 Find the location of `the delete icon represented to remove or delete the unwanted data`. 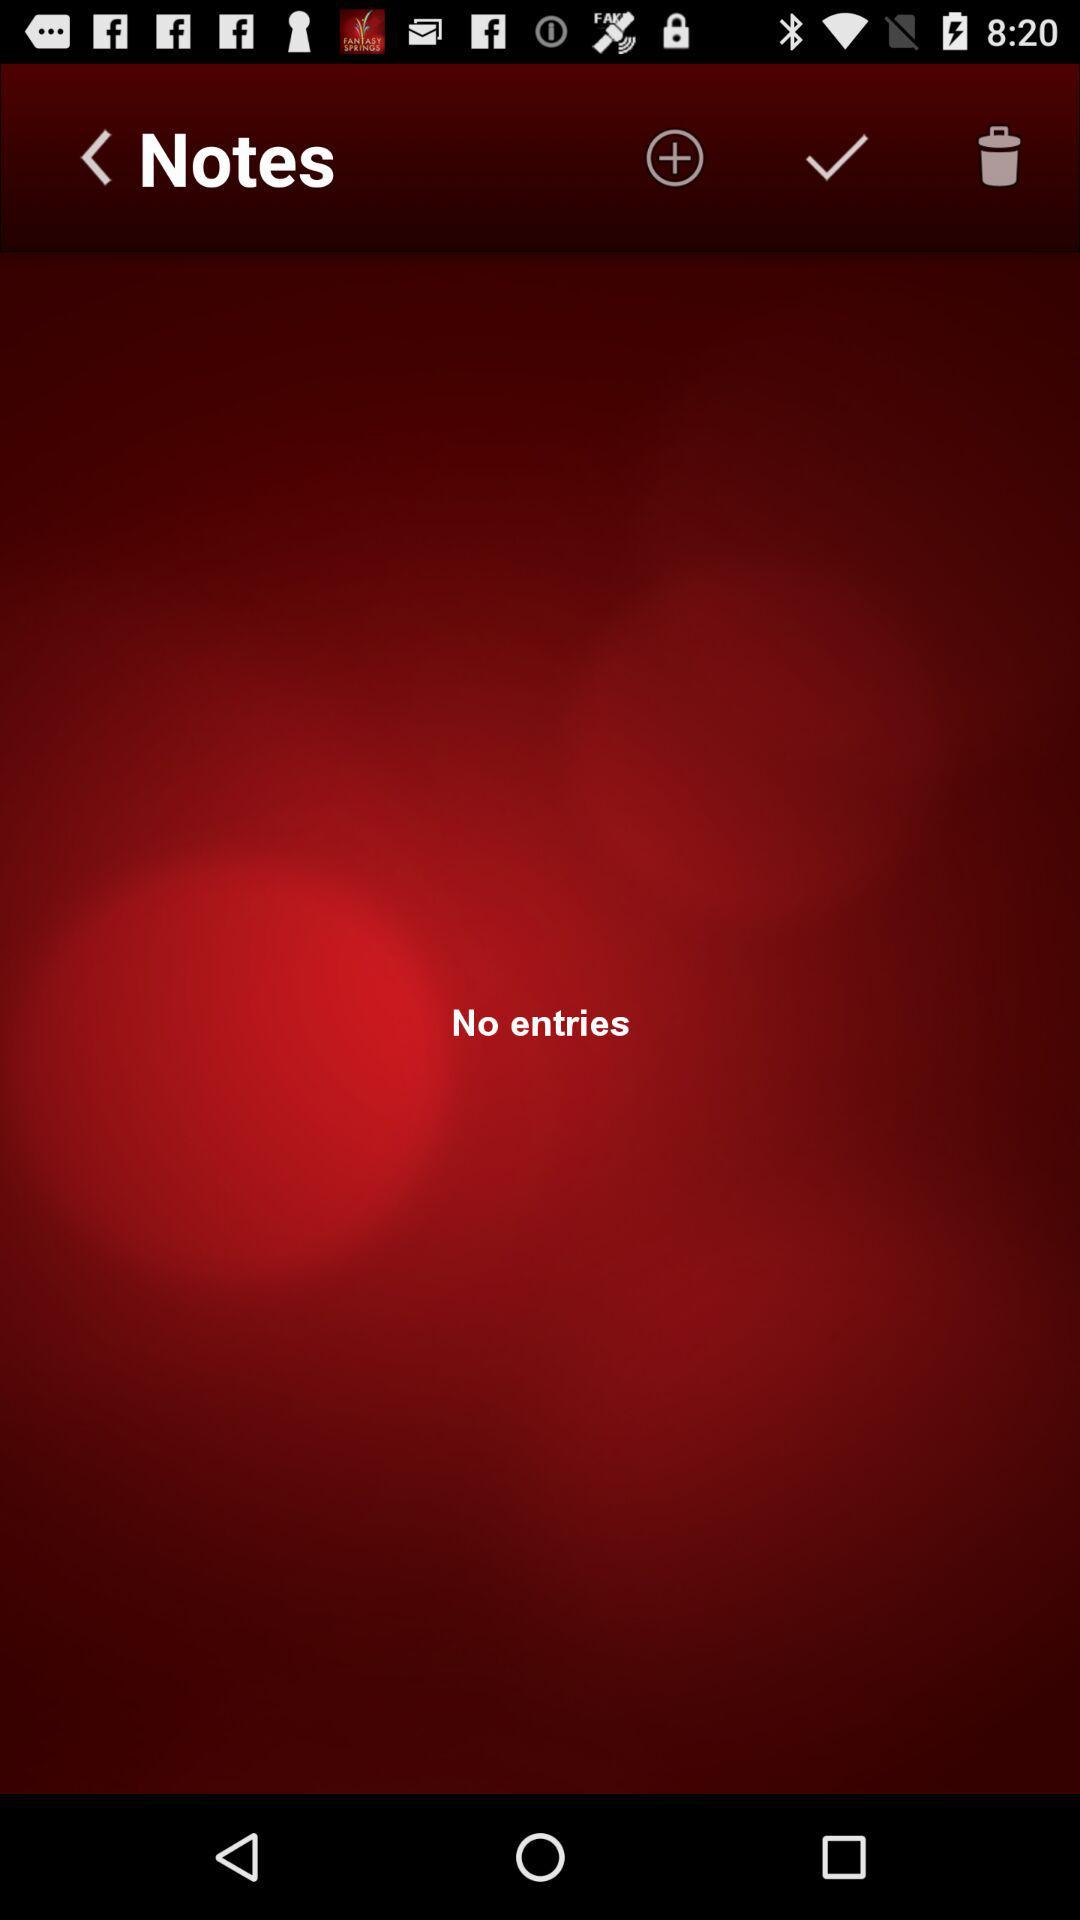

the delete icon represented to remove or delete the unwanted data is located at coordinates (999, 156).